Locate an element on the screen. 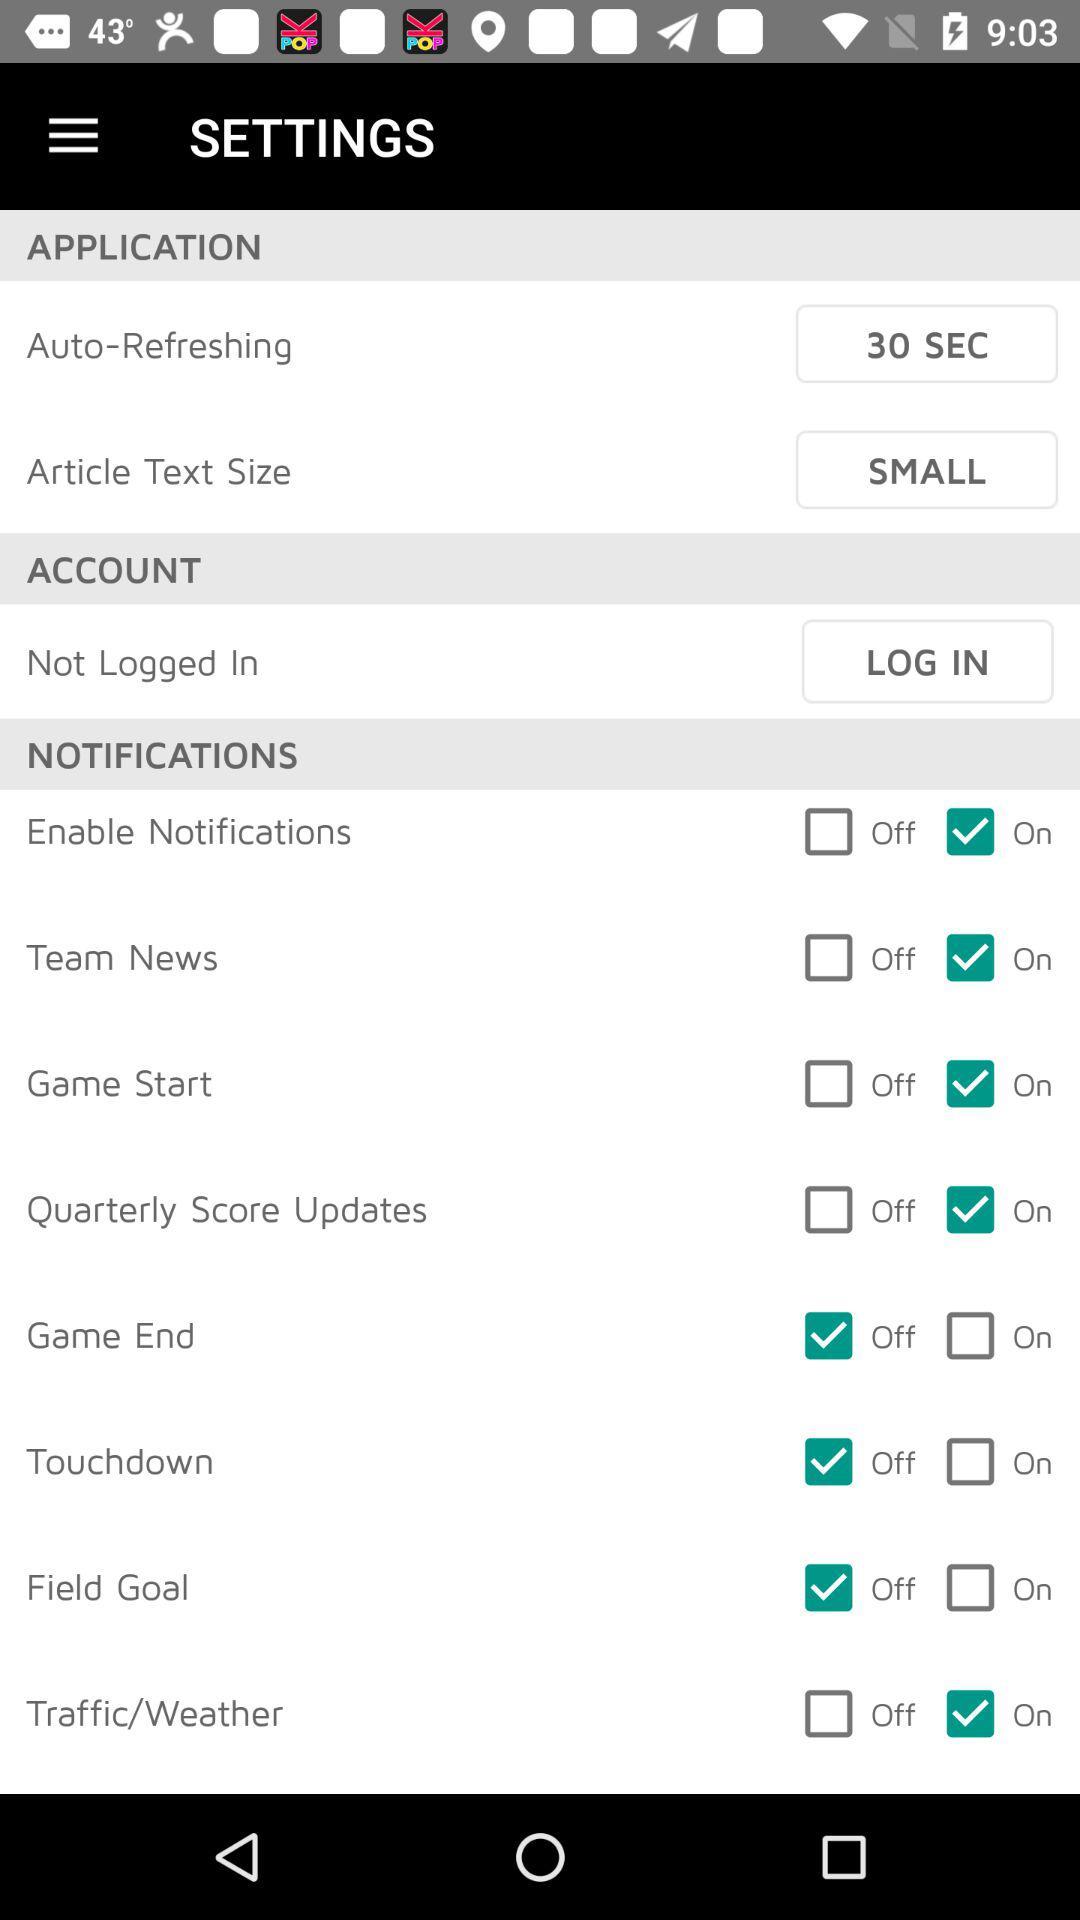  the first on check box from bottom is located at coordinates (998, 1712).